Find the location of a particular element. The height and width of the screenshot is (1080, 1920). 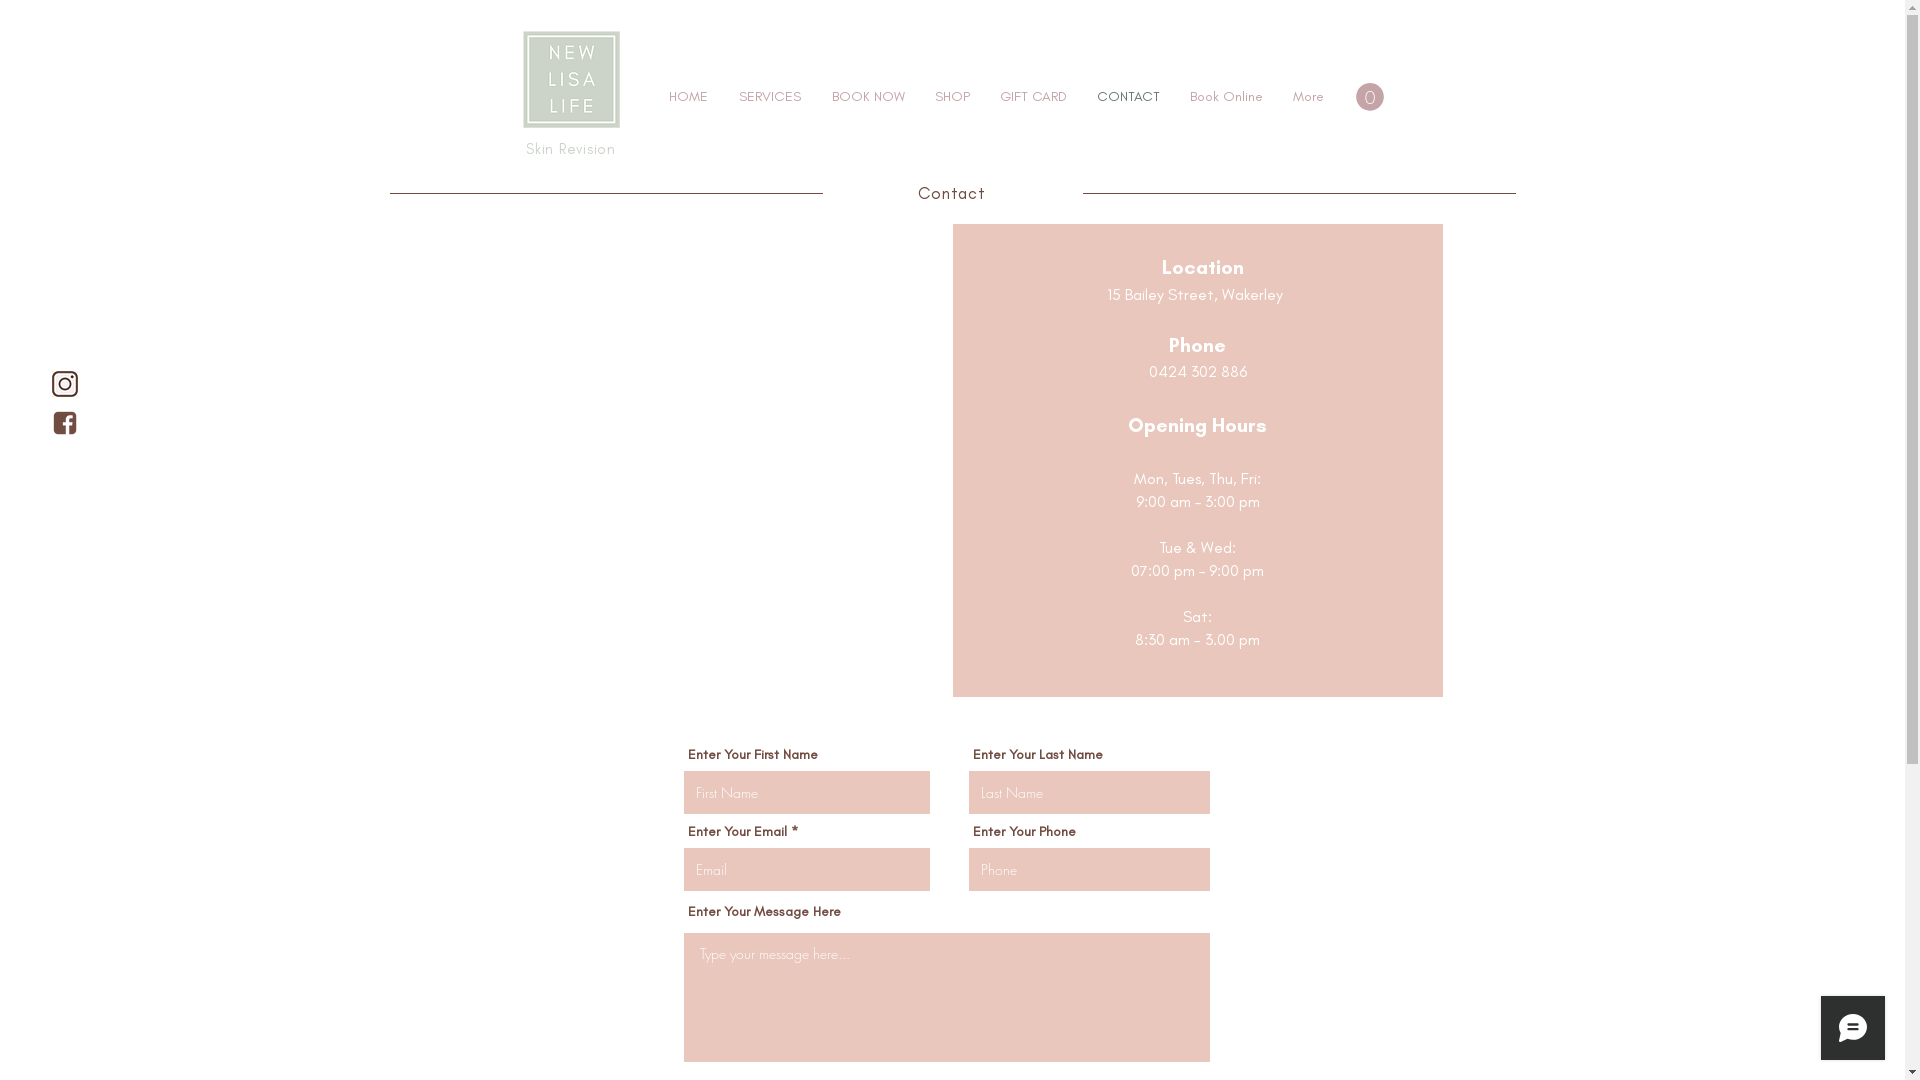

'HOME' is located at coordinates (653, 96).